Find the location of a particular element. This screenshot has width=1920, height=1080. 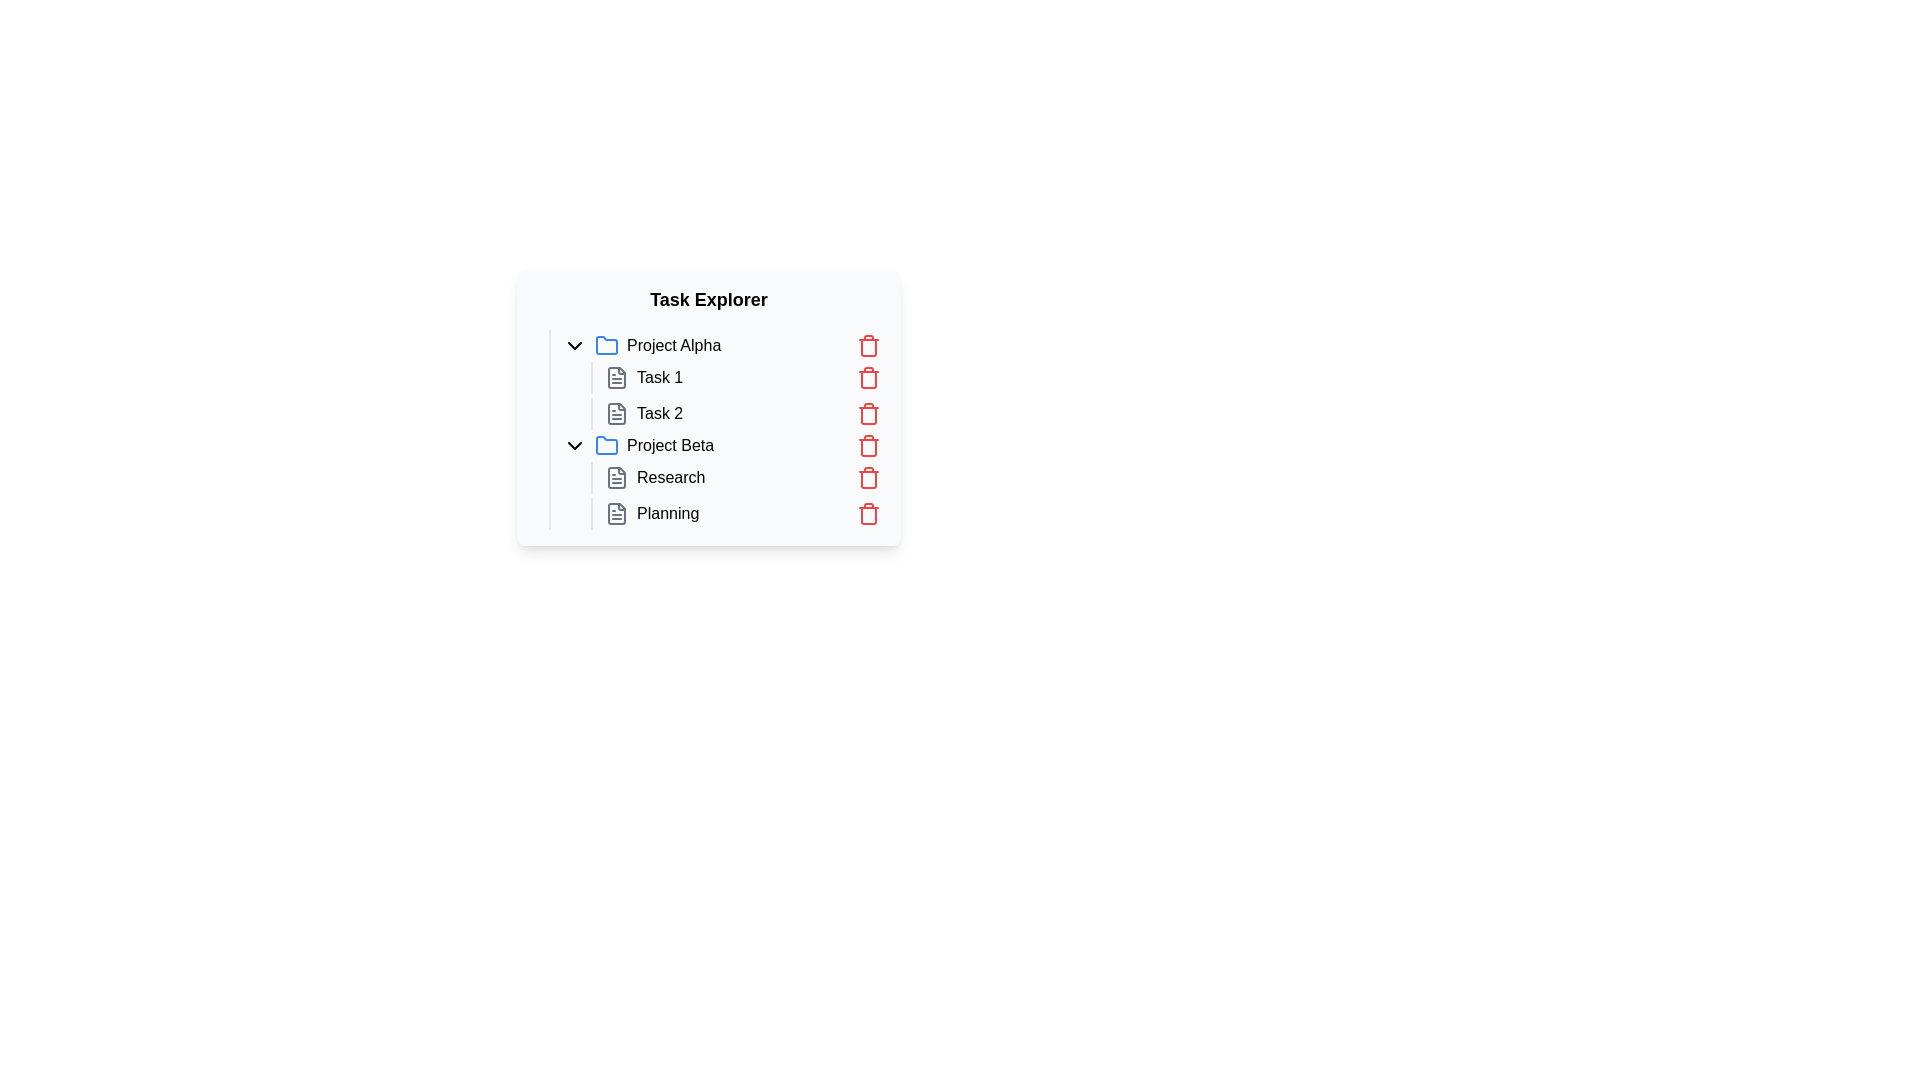

the text label that identifies the project folder, located in the first project collapsible group, to the right of the blue folder icon and above 'Task 1' and 'Task 2' is located at coordinates (674, 345).